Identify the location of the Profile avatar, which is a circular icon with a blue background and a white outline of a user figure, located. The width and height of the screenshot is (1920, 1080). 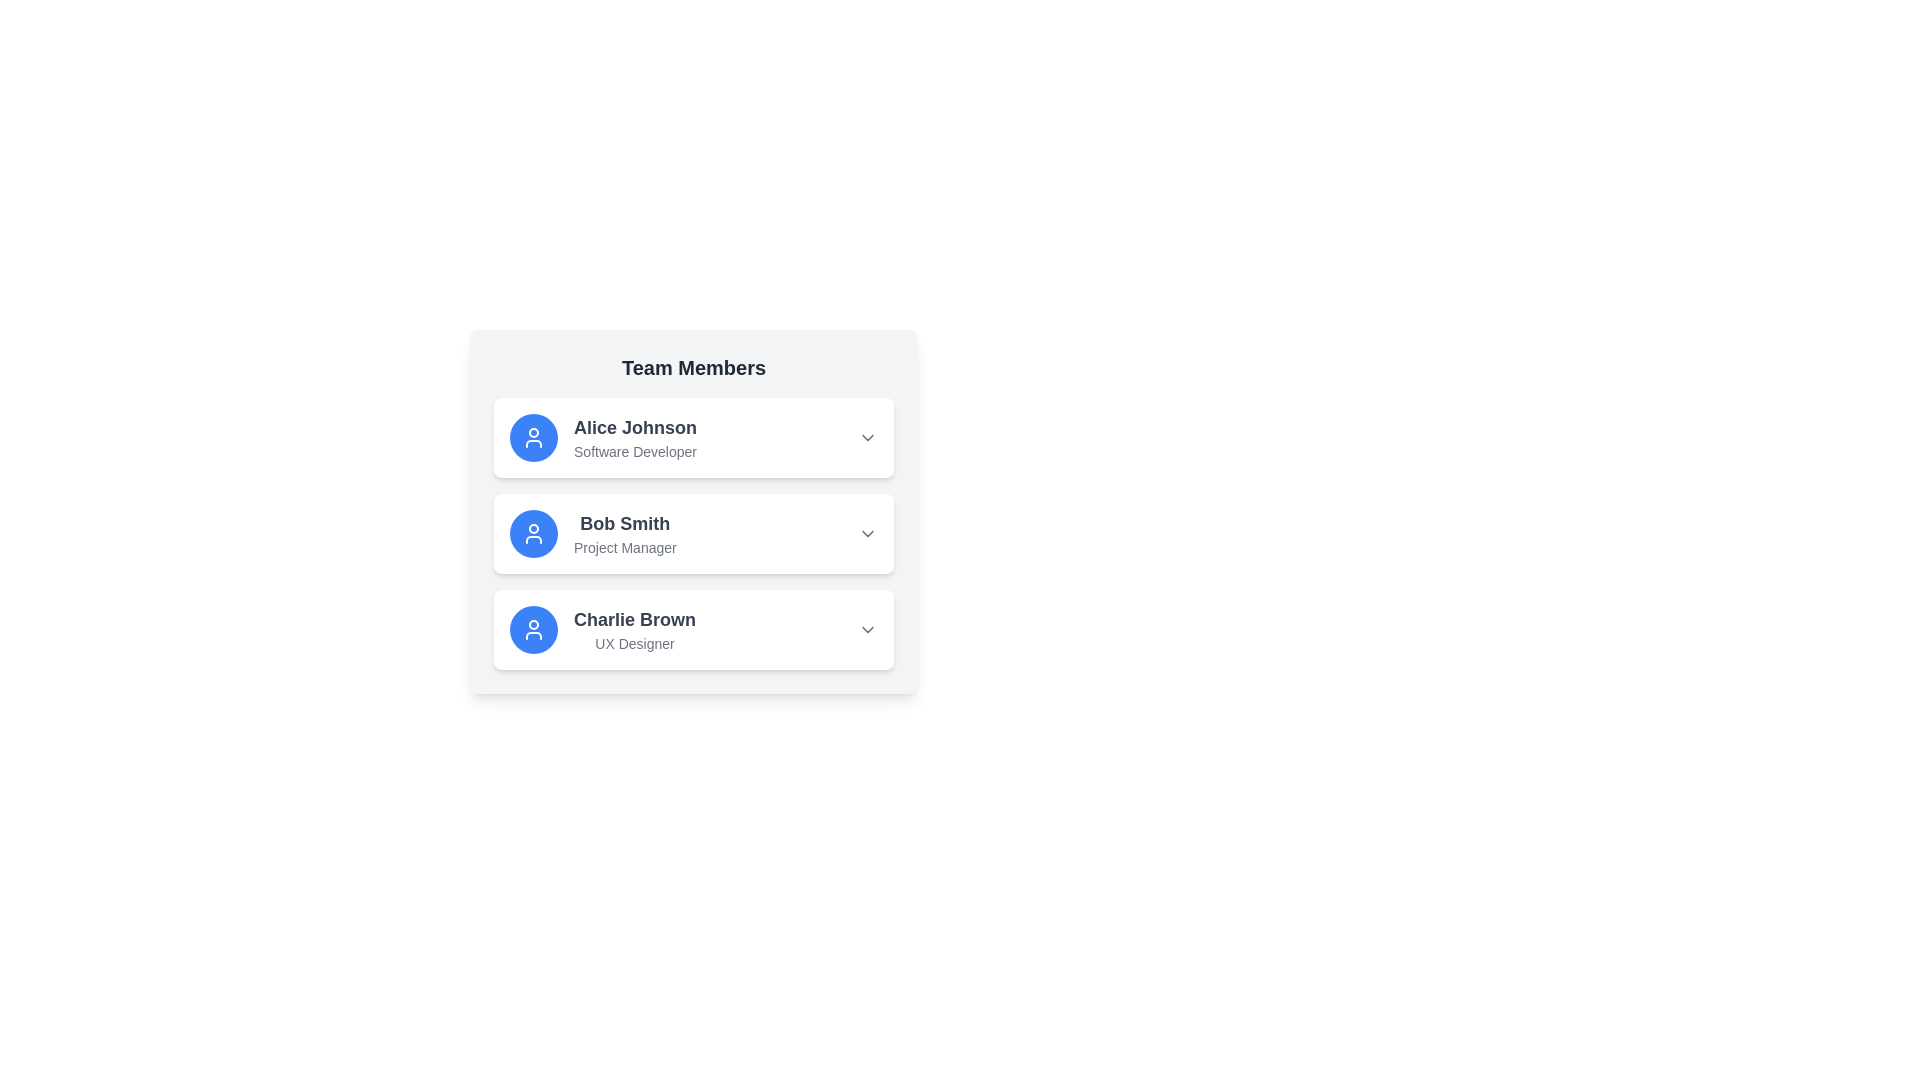
(533, 628).